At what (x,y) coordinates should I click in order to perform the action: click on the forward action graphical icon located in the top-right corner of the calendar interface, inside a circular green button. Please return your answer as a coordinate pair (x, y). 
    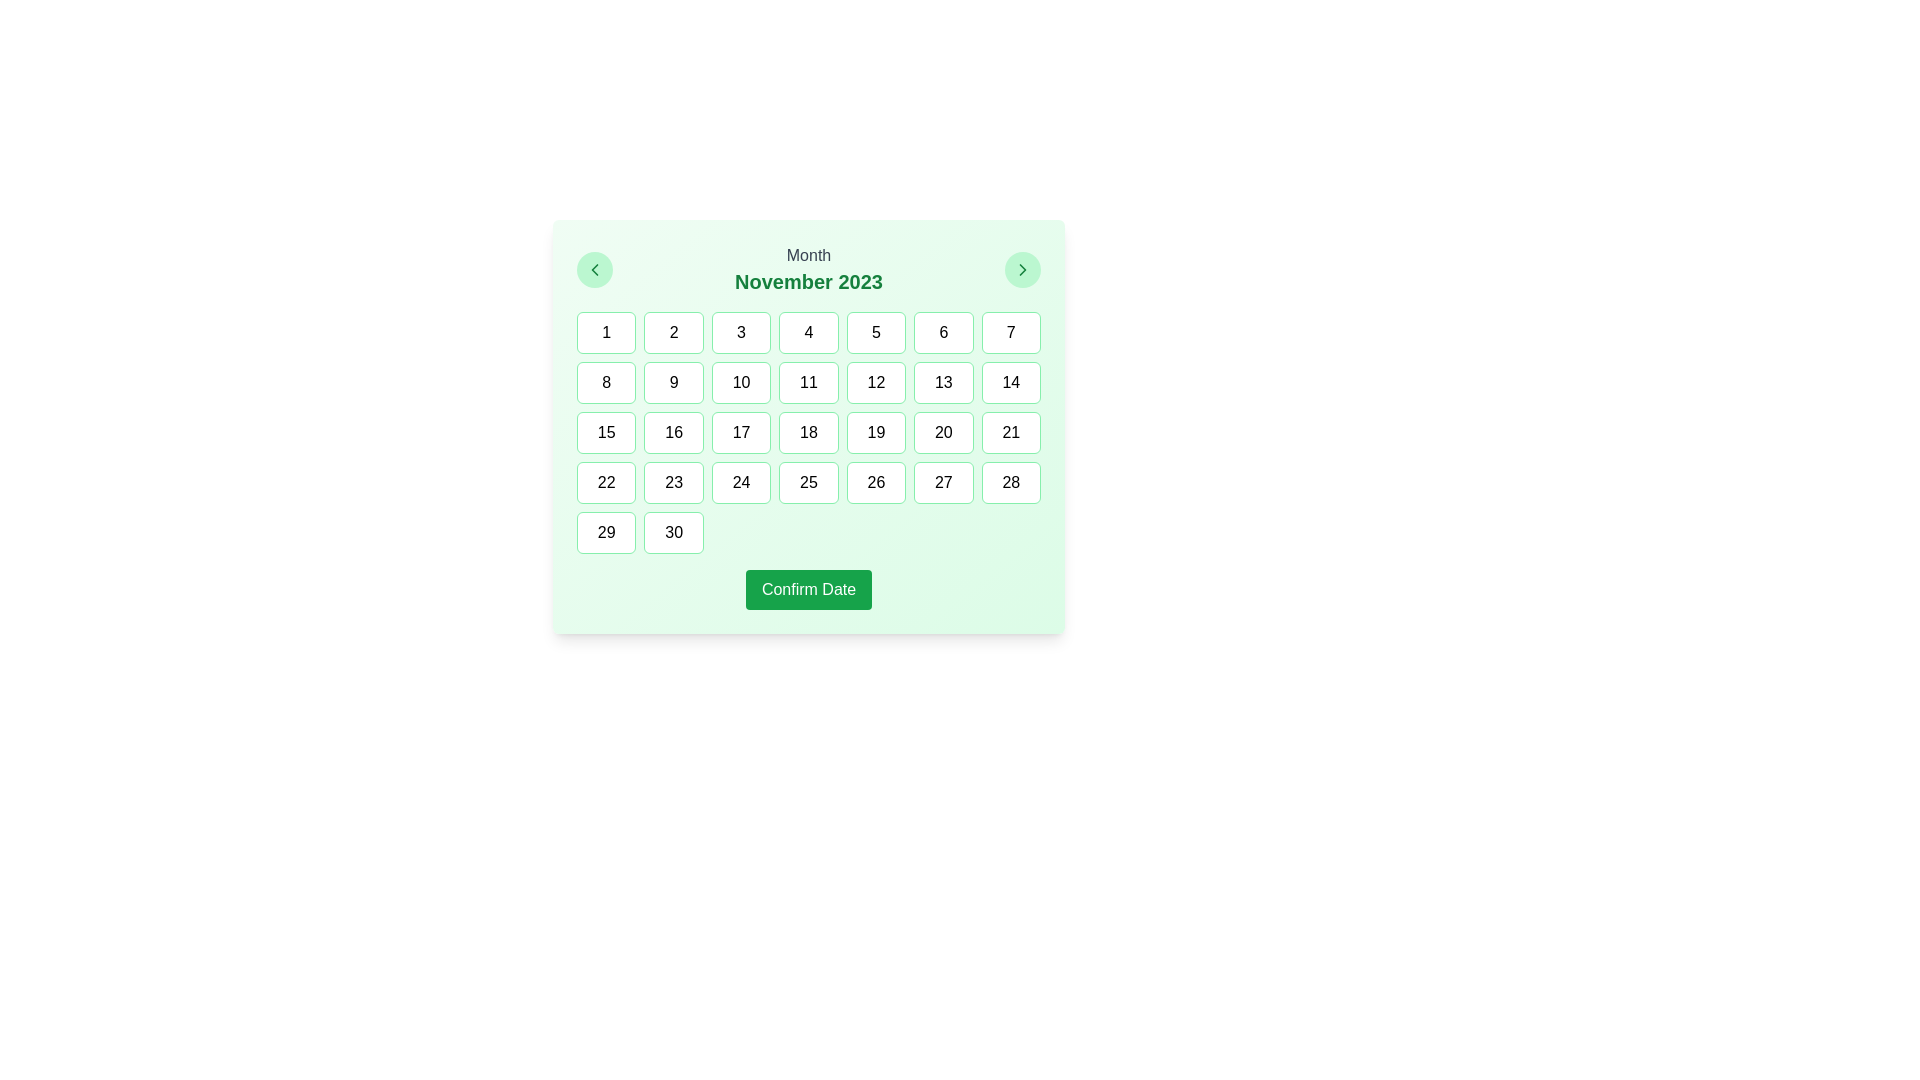
    Looking at the image, I should click on (1022, 270).